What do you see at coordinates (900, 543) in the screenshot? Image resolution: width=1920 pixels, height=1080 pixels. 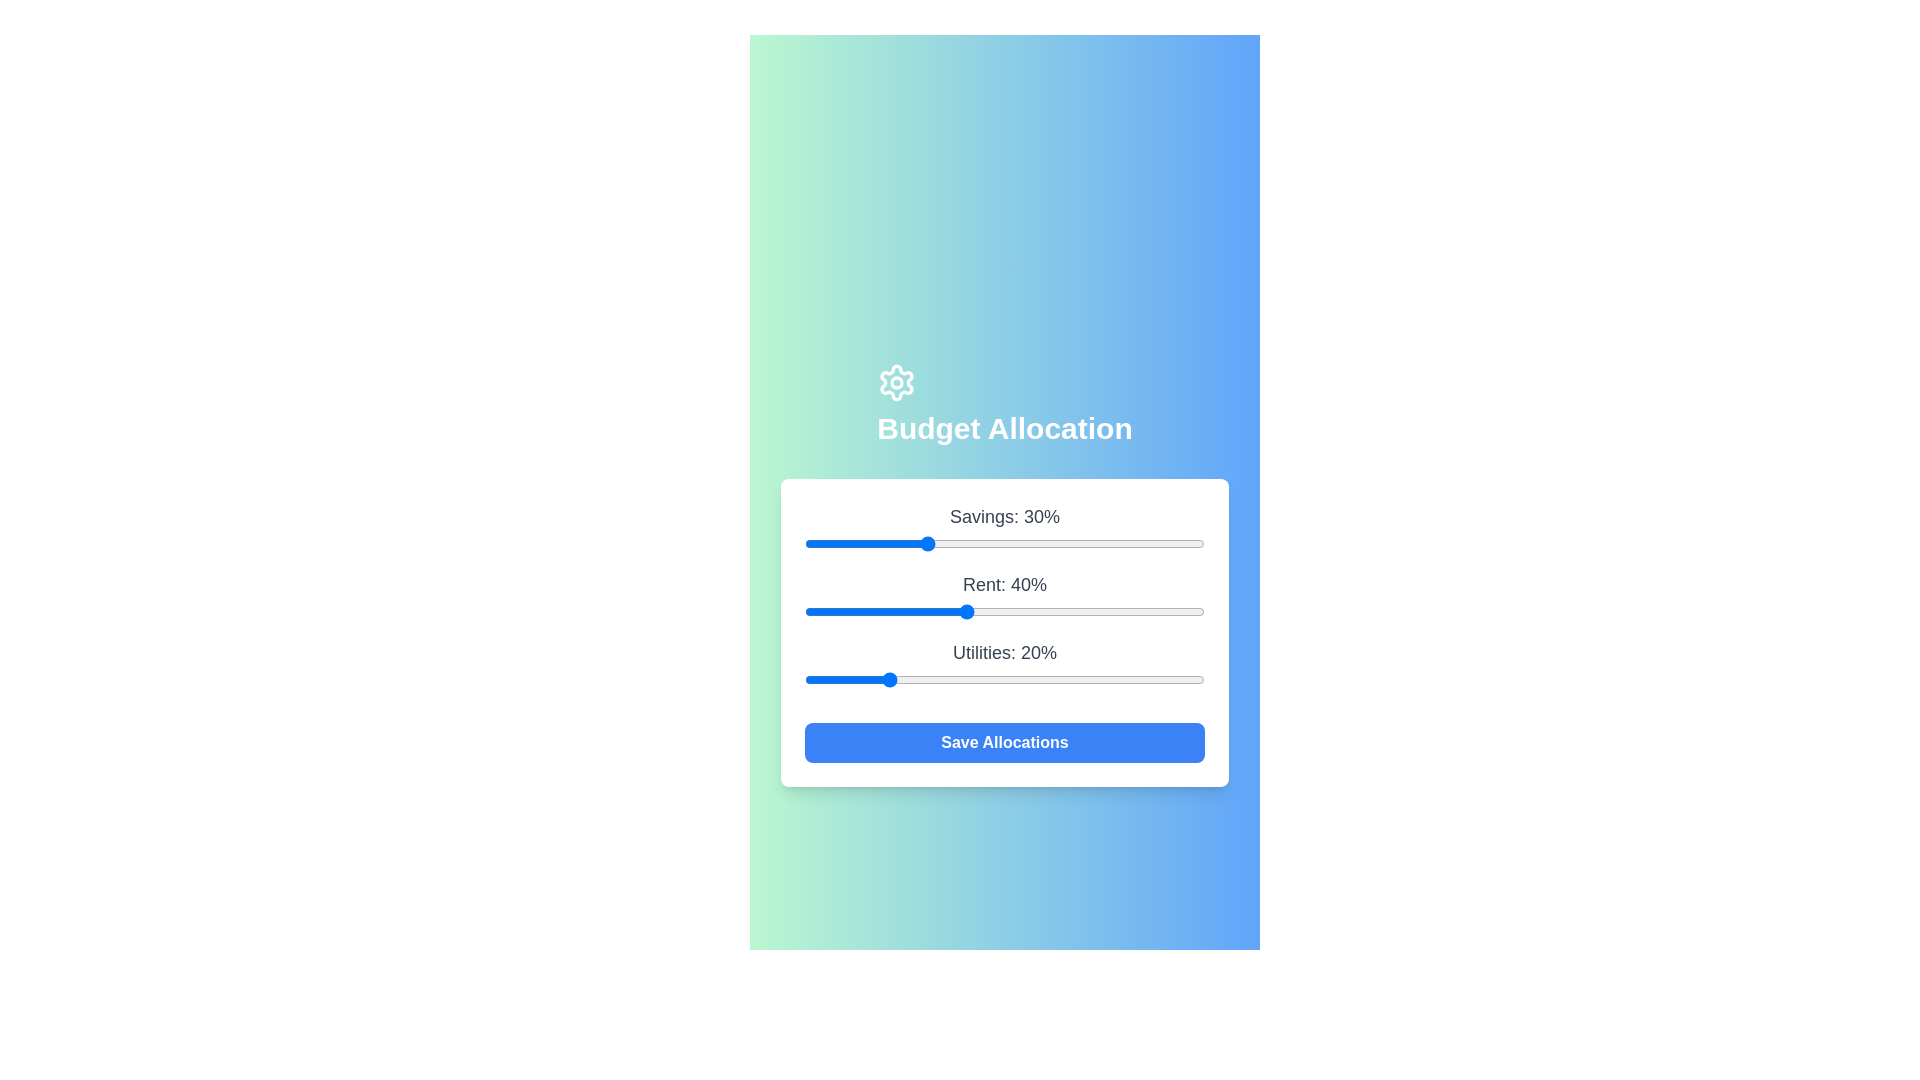 I see `the 'Savings' slider to 24%` at bounding box center [900, 543].